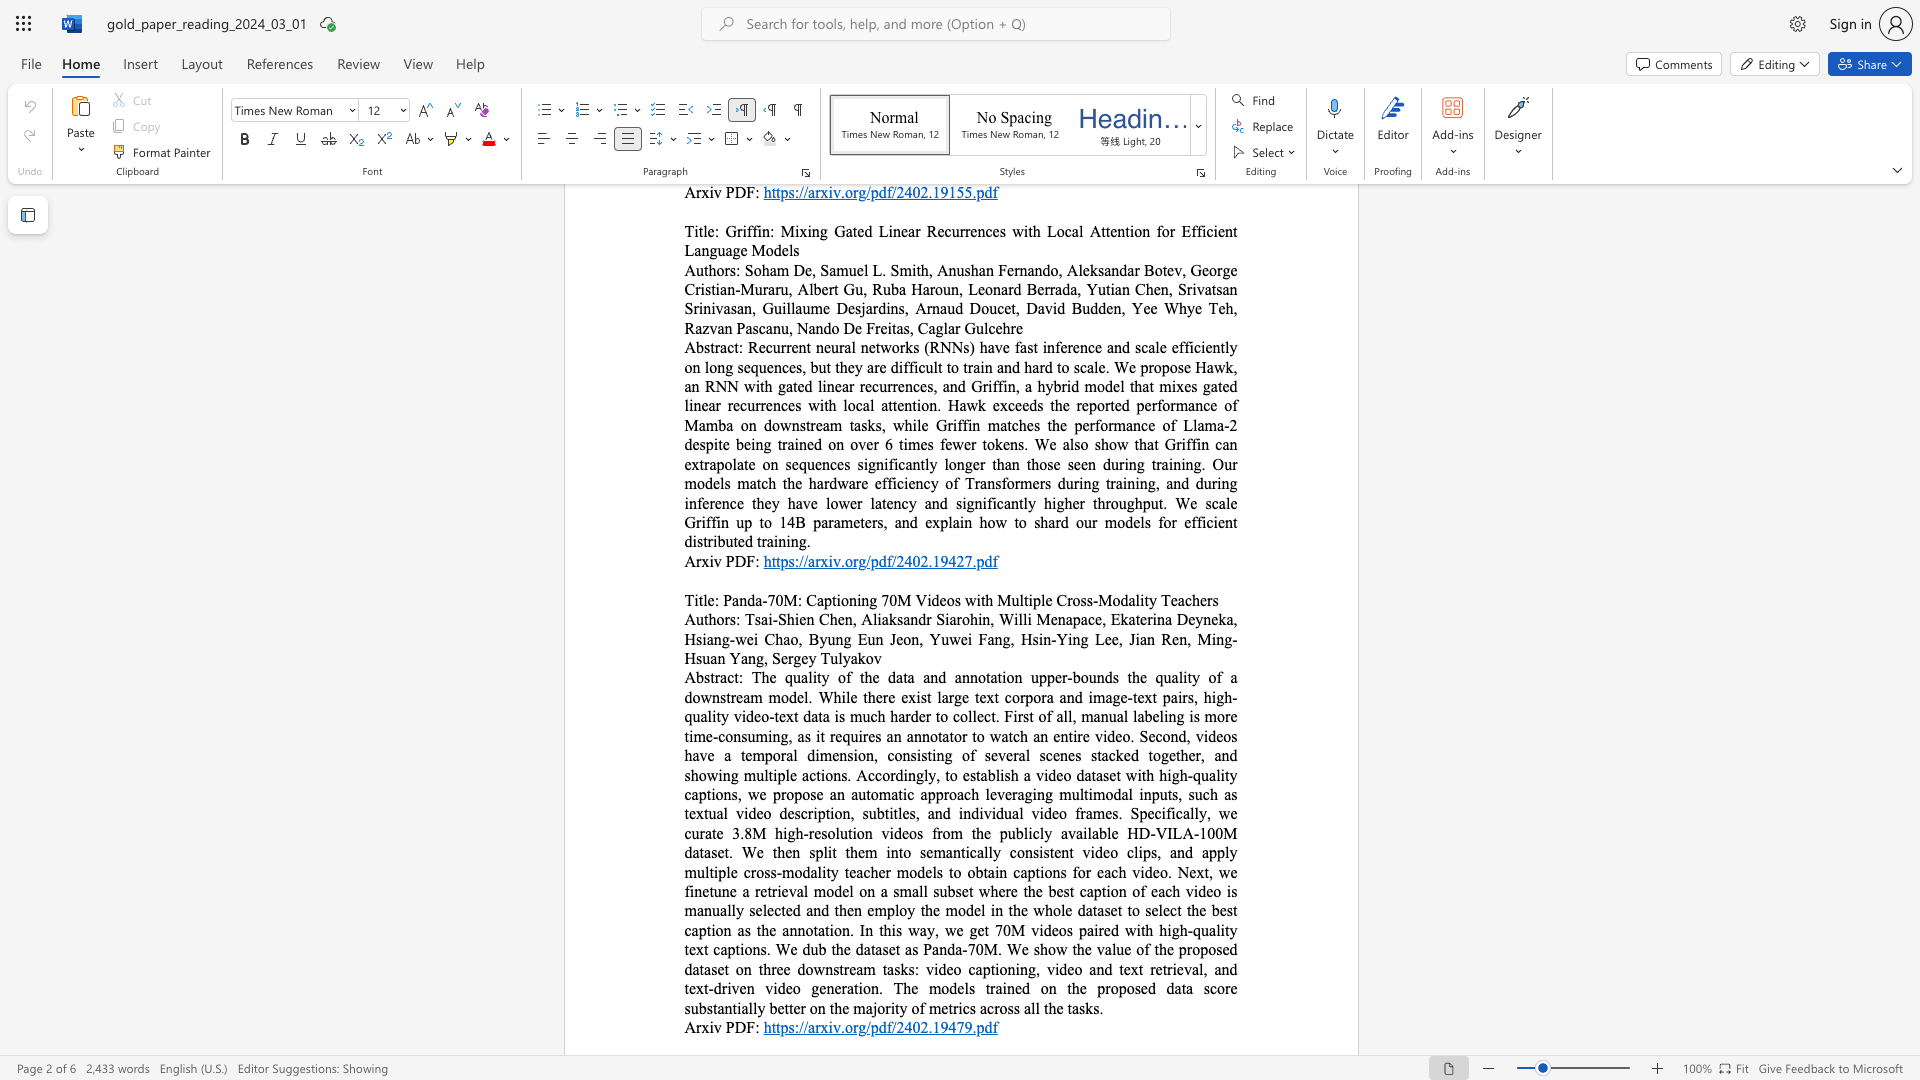  What do you see at coordinates (903, 1027) in the screenshot?
I see `the subset text "402.1947" within the text "https://arxiv.org/pdf/2402.19479.pdf"` at bounding box center [903, 1027].